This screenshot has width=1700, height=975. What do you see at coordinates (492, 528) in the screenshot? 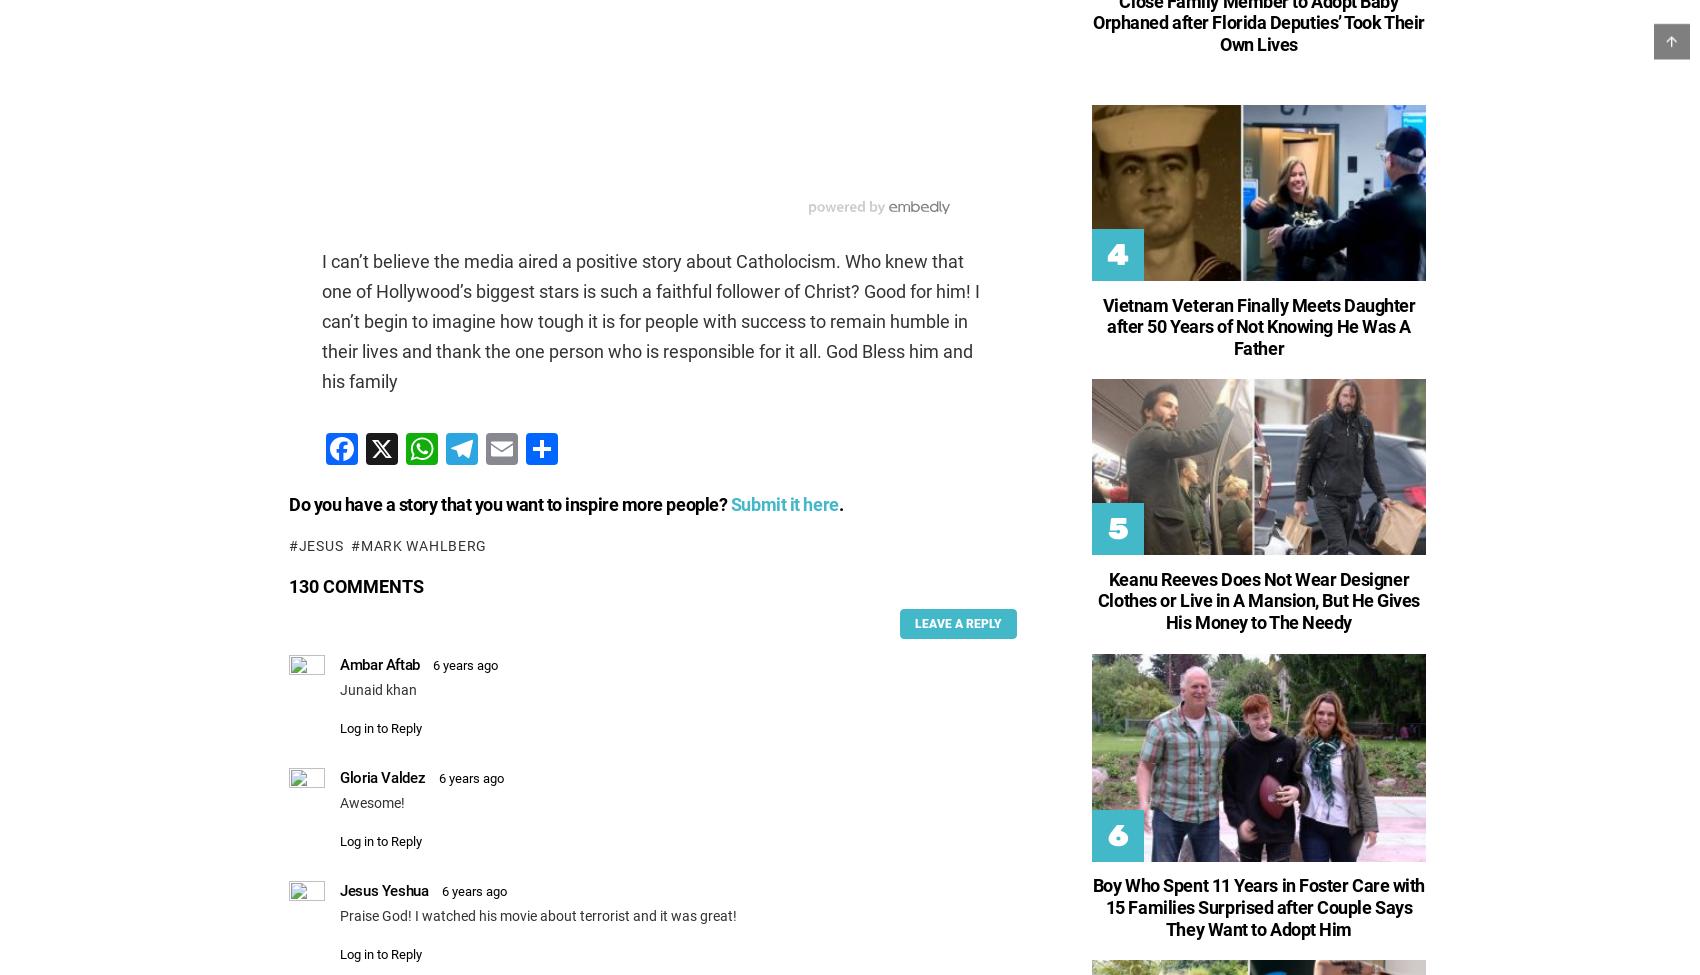
I see `'Telegram'` at bounding box center [492, 528].